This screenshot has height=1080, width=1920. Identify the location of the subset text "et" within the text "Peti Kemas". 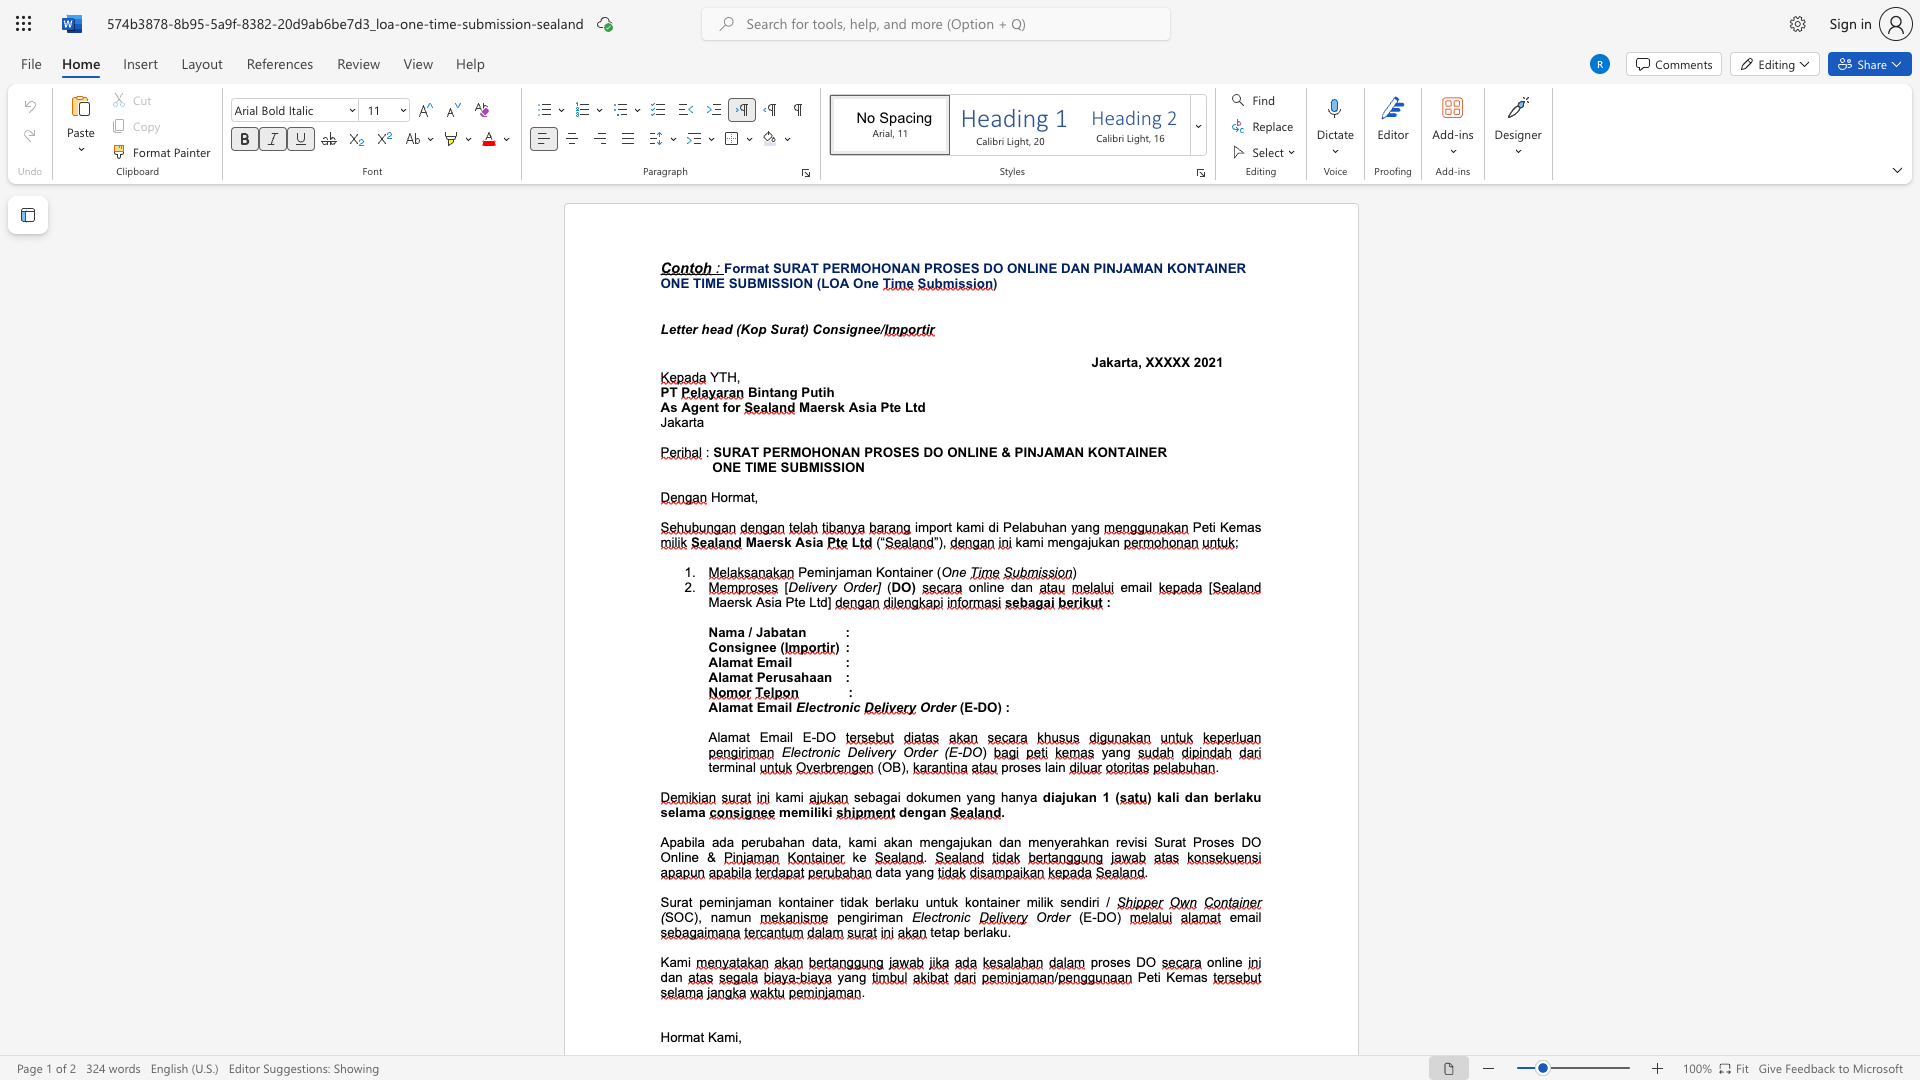
(1146, 976).